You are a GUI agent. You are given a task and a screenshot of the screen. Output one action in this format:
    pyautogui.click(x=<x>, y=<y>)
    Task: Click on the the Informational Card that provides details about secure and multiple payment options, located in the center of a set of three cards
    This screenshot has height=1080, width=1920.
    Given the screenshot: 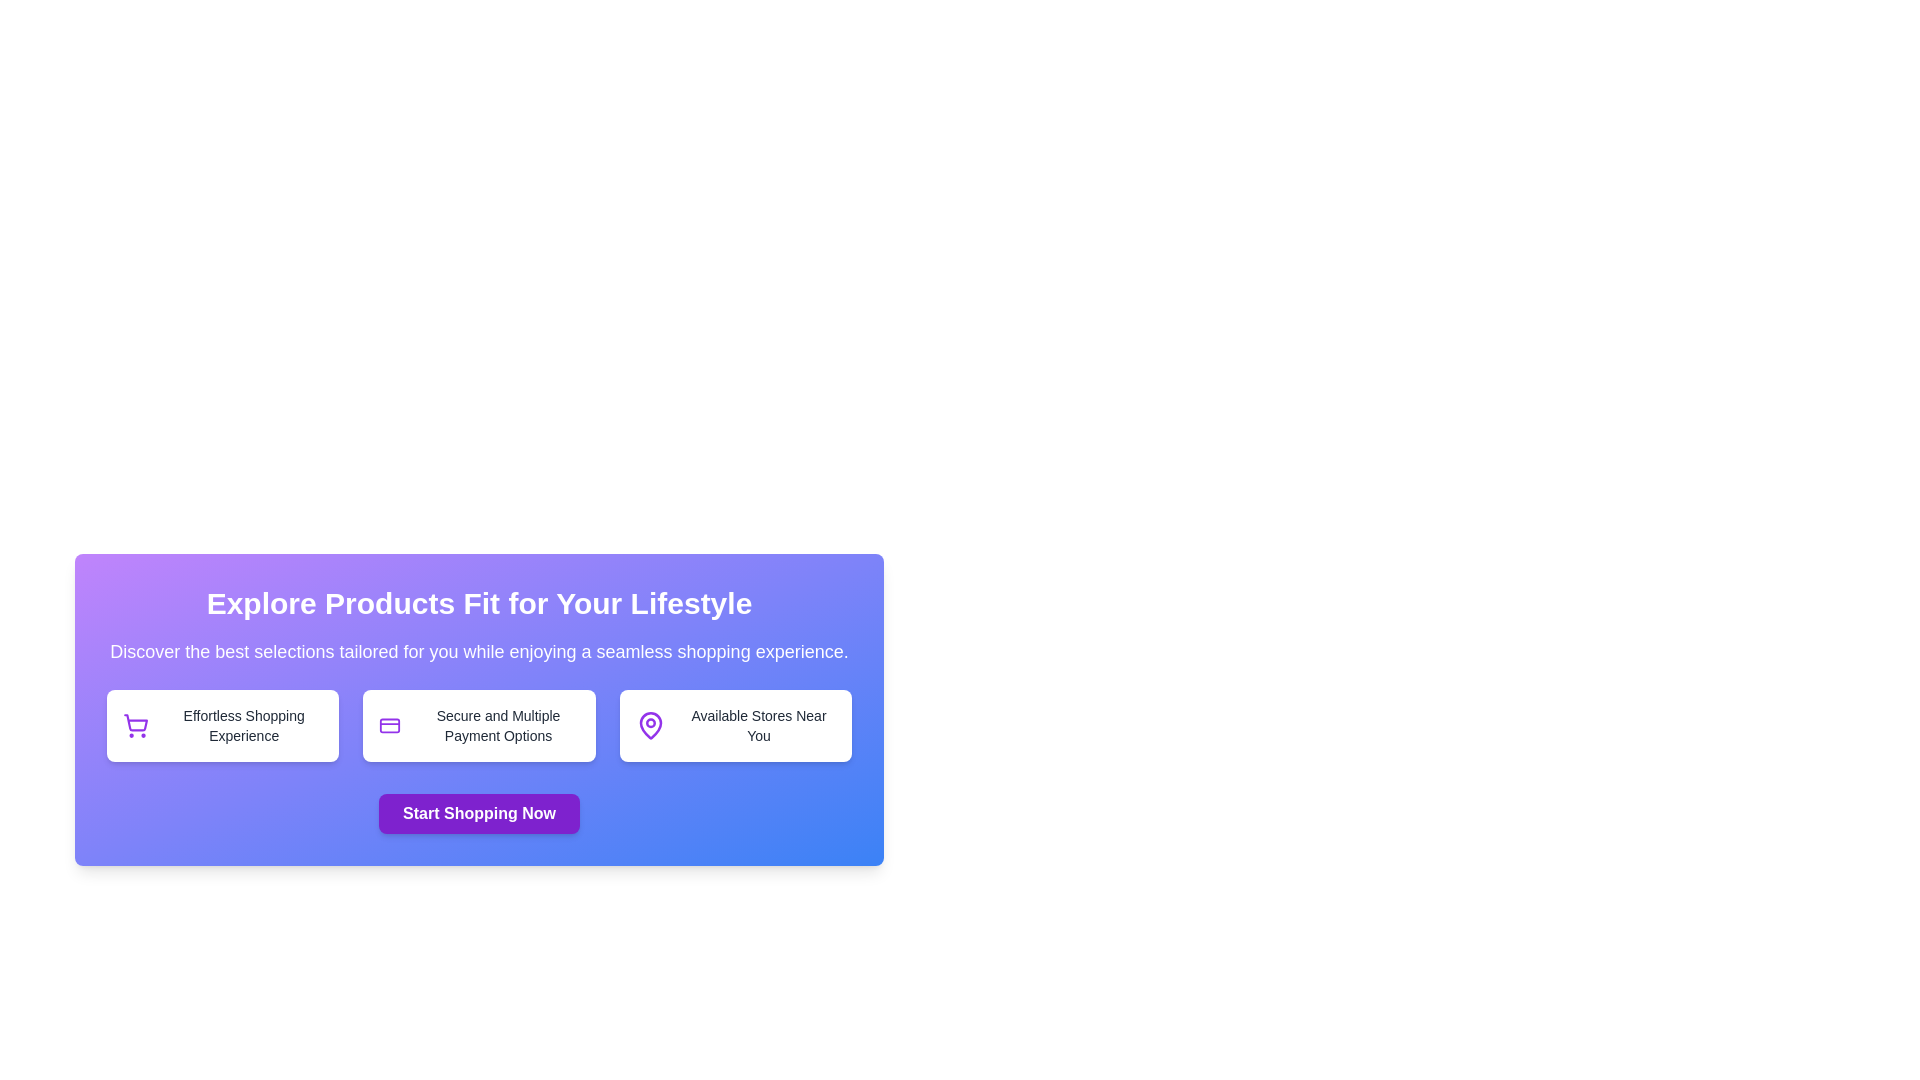 What is the action you would take?
    pyautogui.click(x=478, y=725)
    